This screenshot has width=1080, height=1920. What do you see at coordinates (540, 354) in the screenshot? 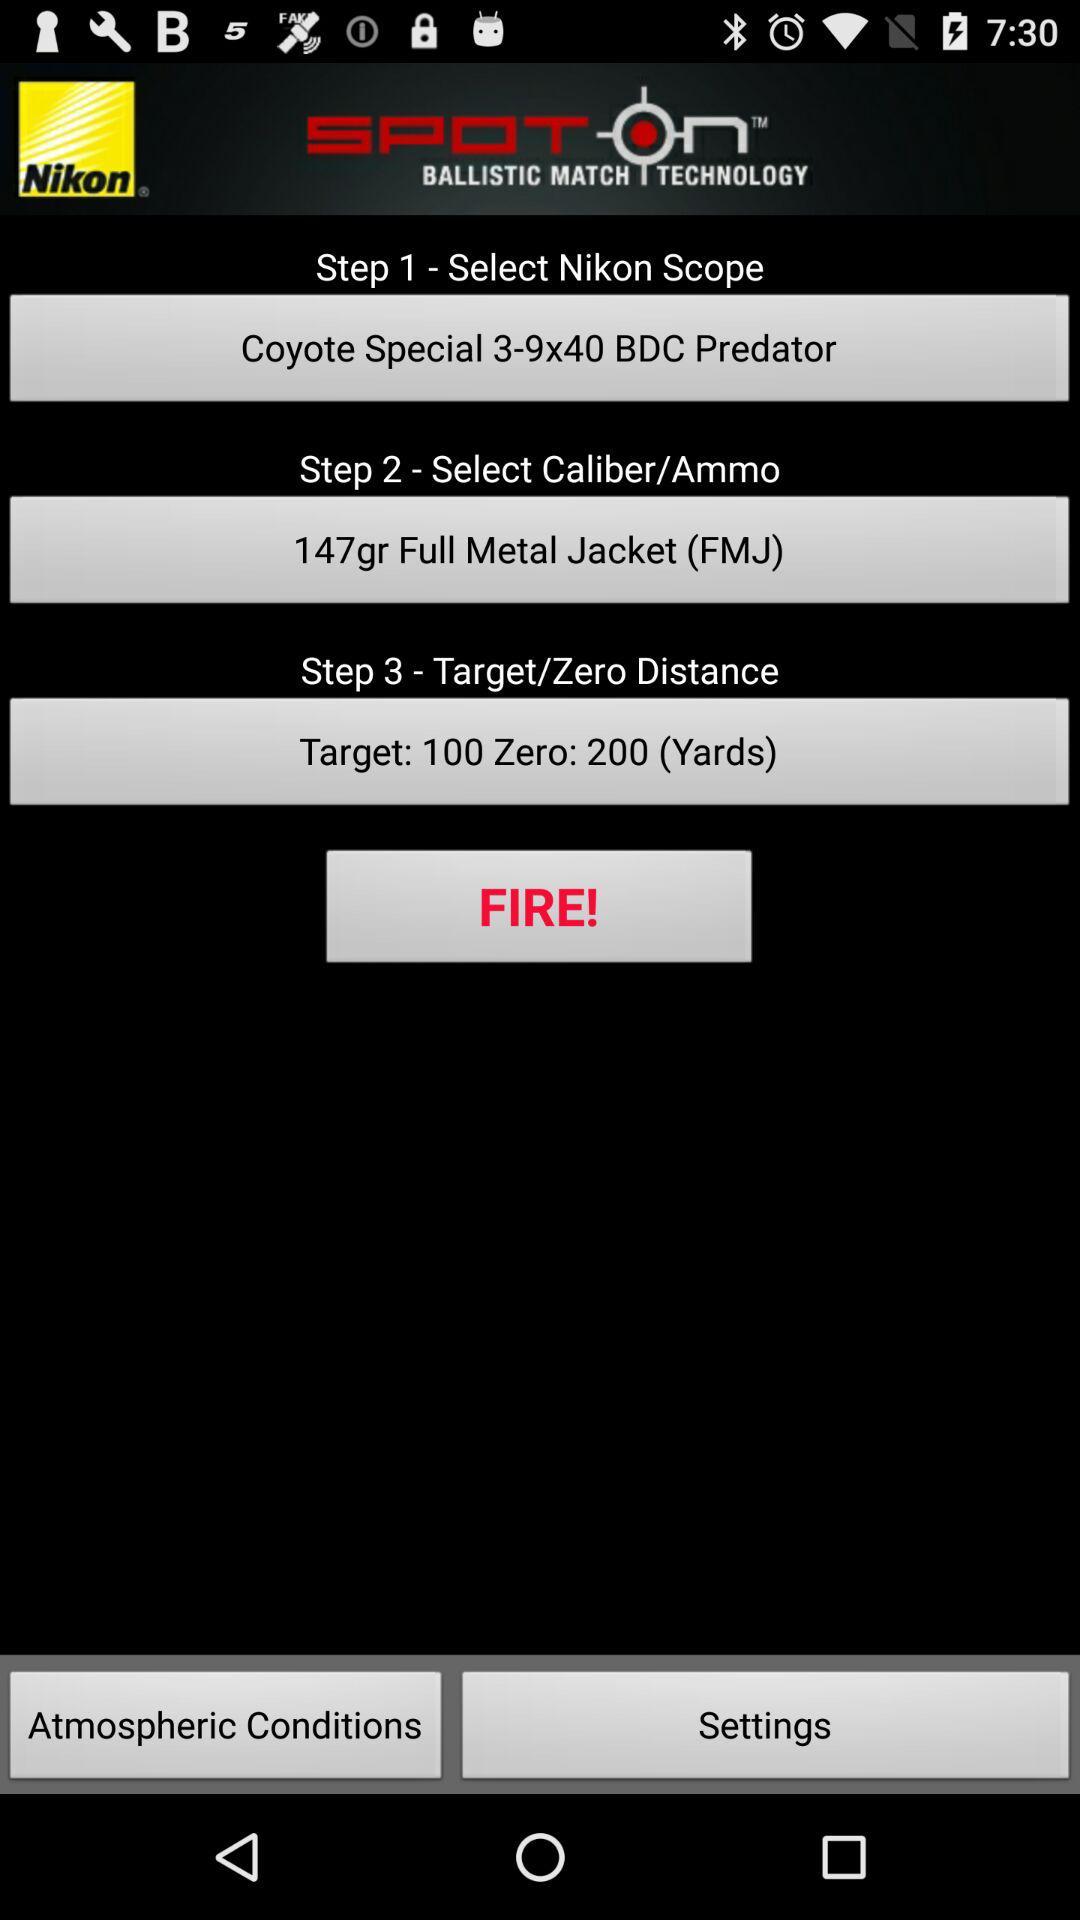
I see `the item above the step 2 select` at bounding box center [540, 354].